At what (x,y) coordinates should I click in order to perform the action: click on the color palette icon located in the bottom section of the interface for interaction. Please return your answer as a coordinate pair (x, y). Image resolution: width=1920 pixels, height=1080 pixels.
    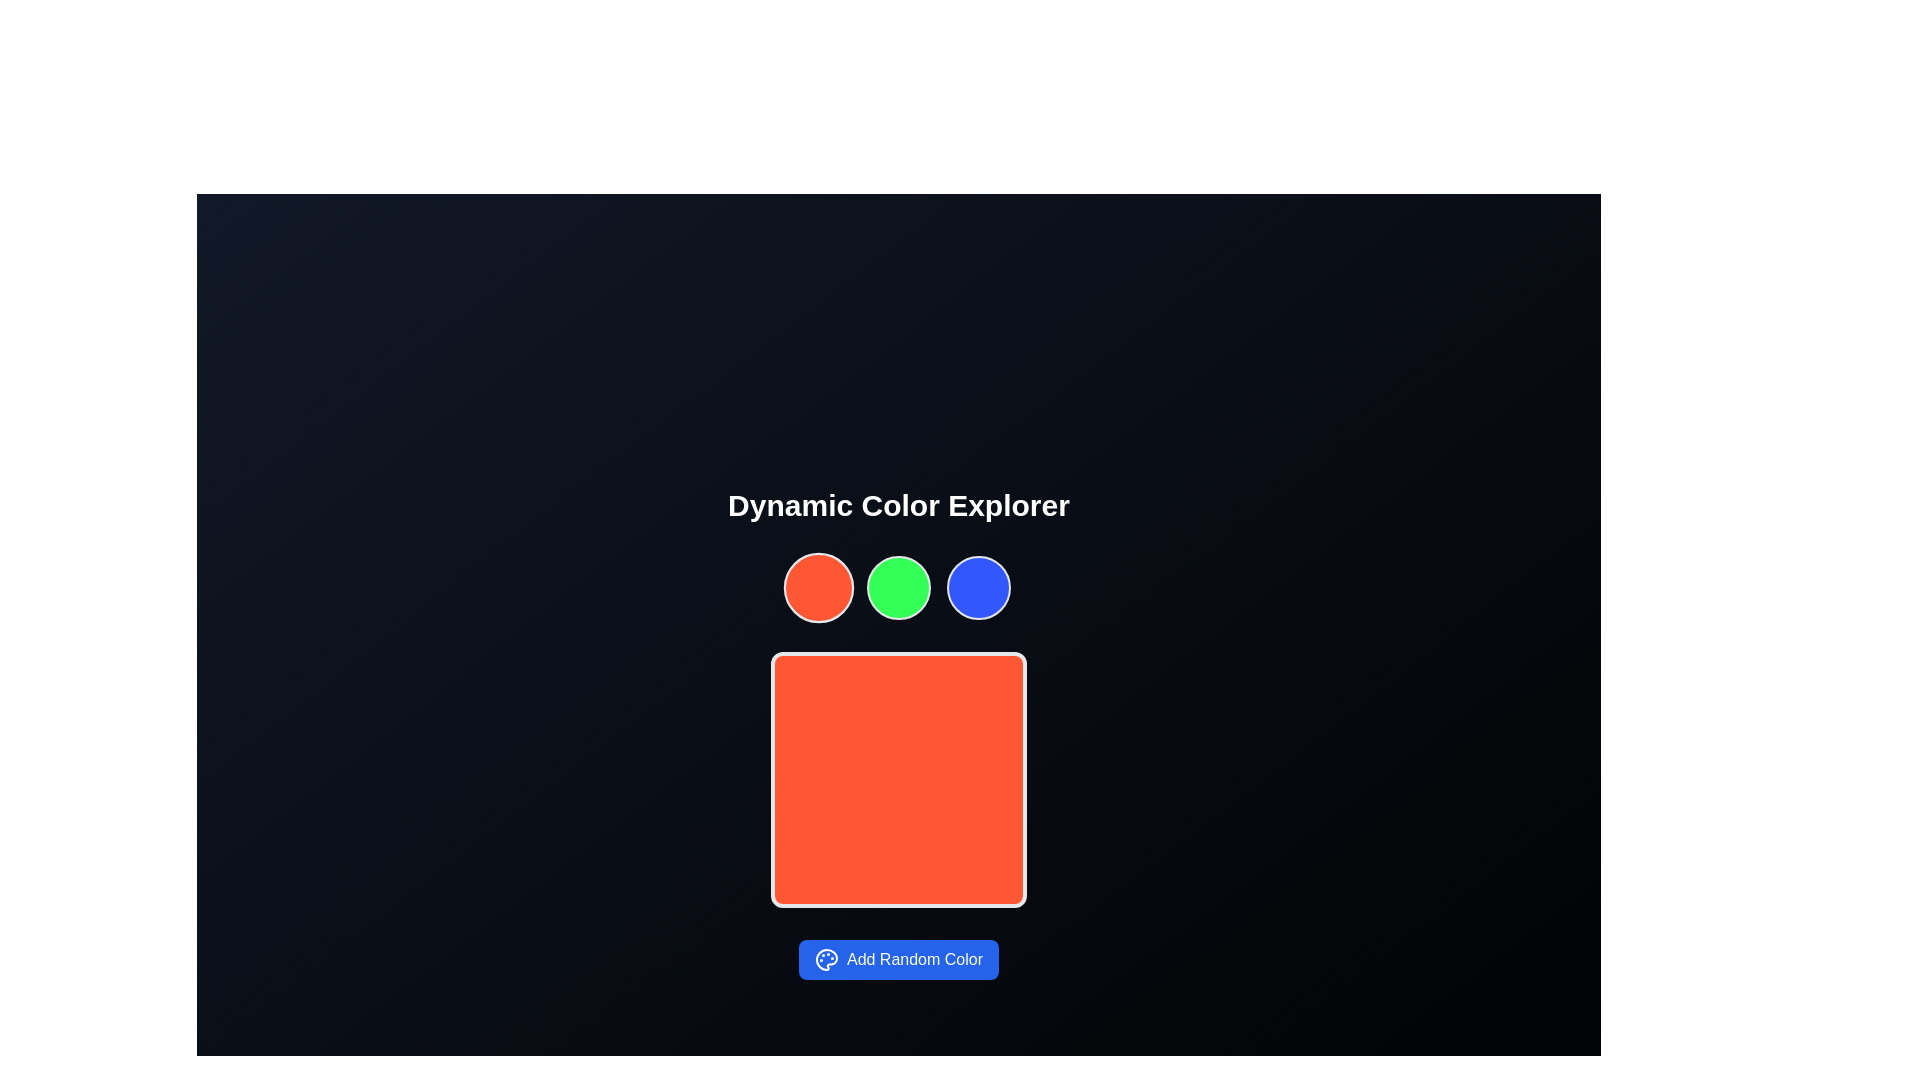
    Looking at the image, I should click on (826, 959).